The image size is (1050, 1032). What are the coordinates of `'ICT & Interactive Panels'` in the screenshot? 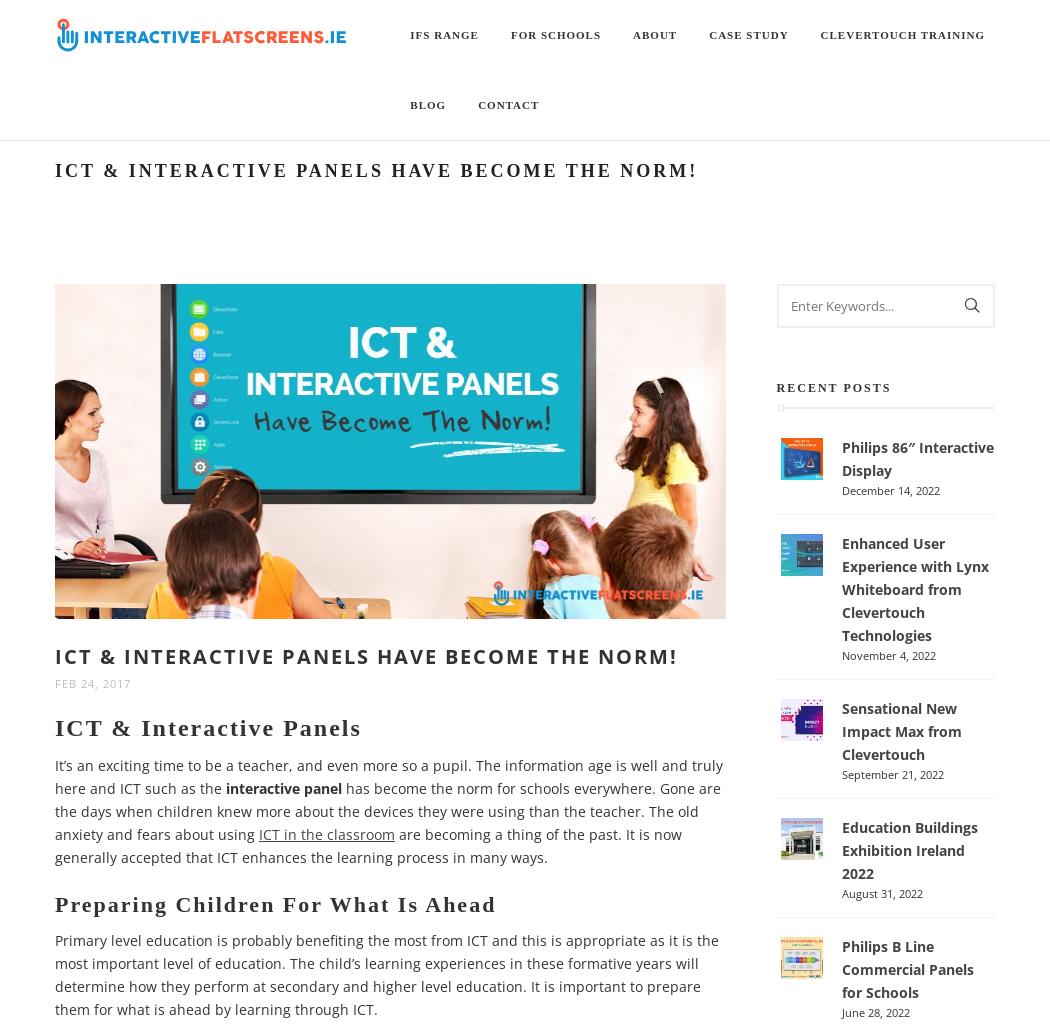 It's located at (54, 726).